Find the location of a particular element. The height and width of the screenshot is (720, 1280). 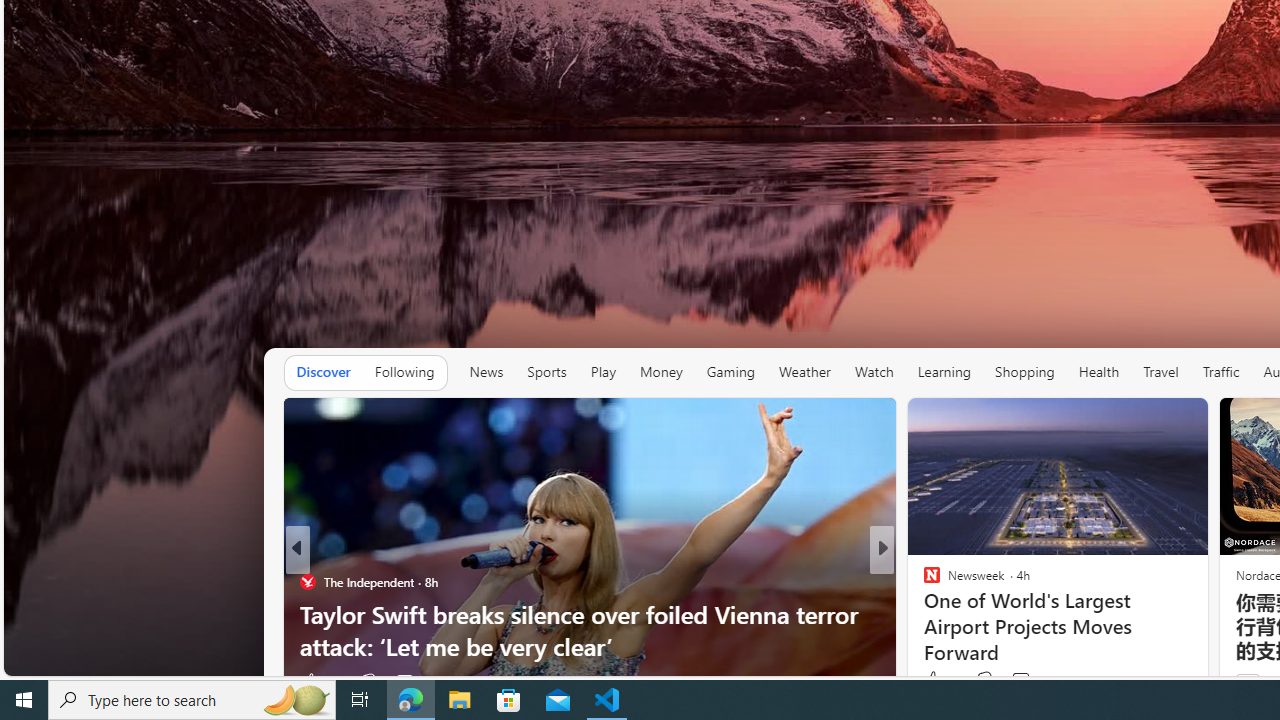

'5 Like' is located at coordinates (929, 680).